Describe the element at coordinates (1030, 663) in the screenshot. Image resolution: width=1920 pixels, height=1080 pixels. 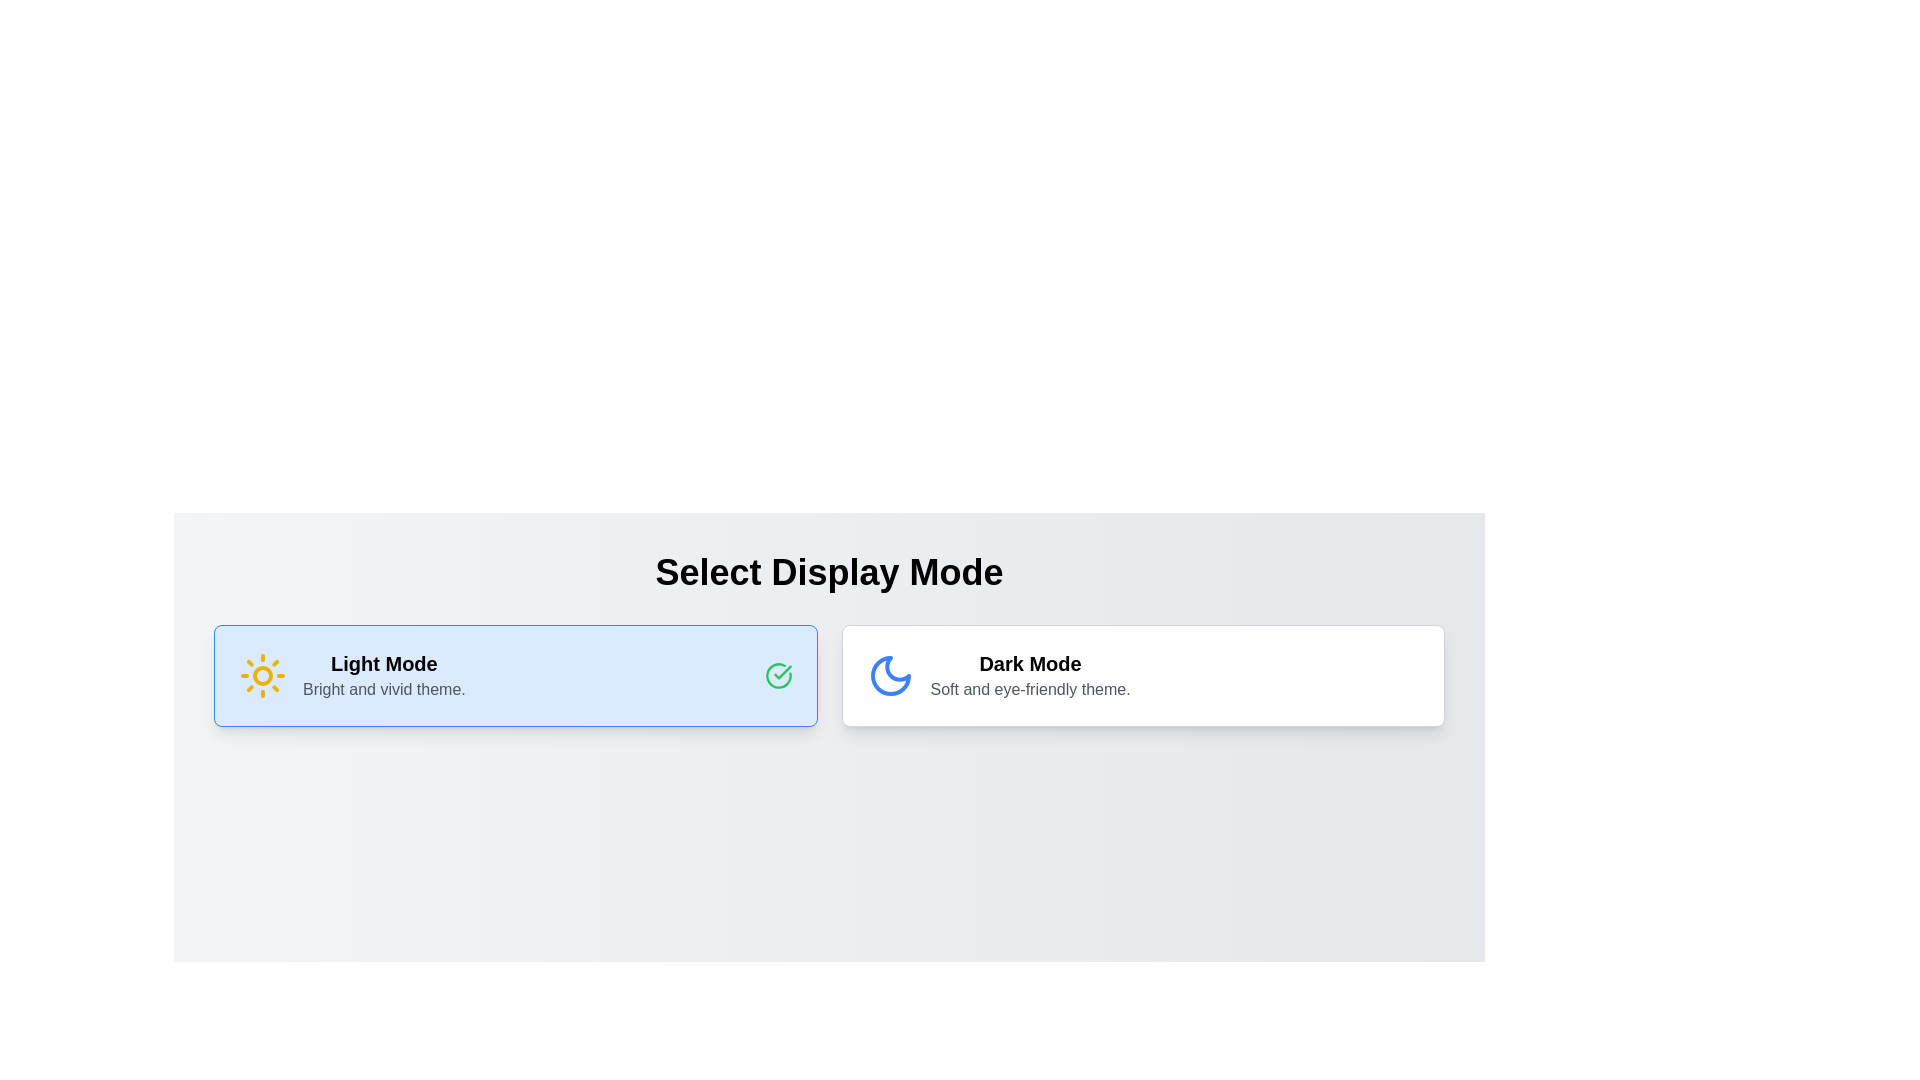
I see `the Text Label that indicates the option to select a dark mode display theme, located below the heading 'Select Display Mode' on the right half of the interface` at that location.